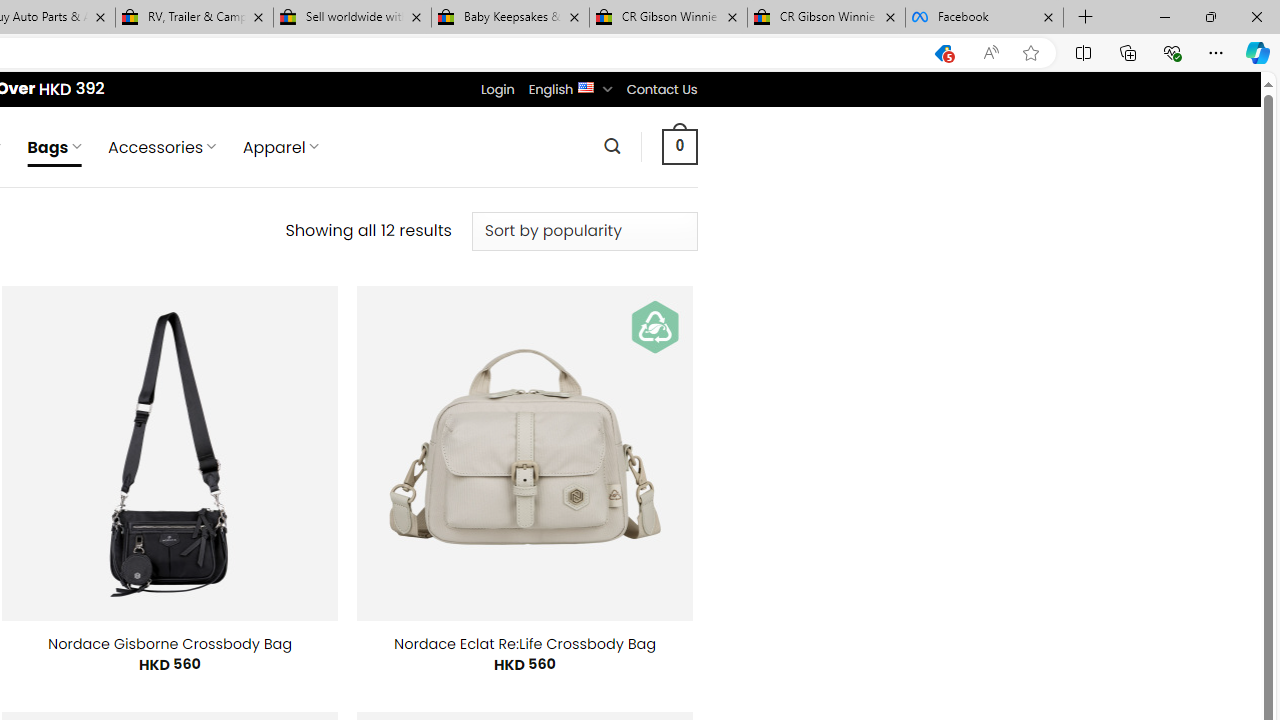 The image size is (1280, 720). I want to click on 'Search', so click(611, 145).